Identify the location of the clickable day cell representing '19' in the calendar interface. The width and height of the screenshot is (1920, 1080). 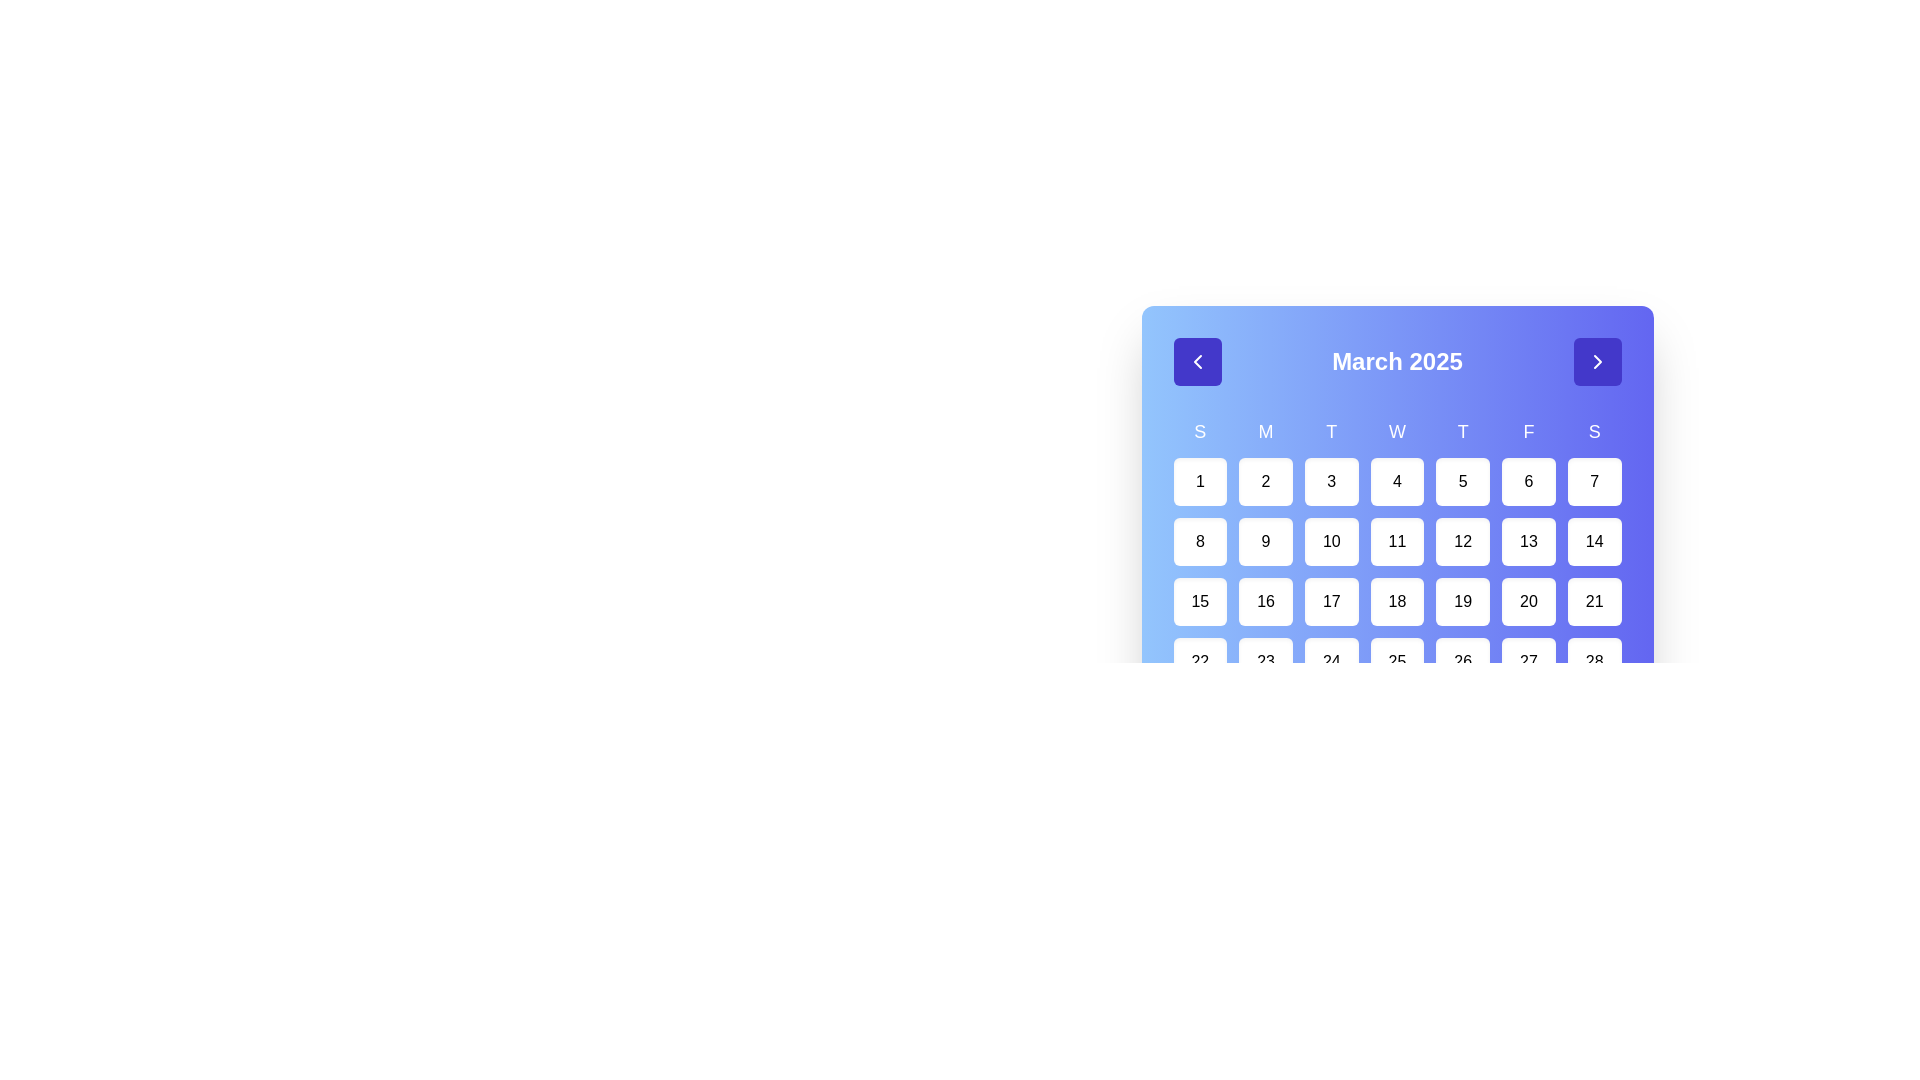
(1463, 600).